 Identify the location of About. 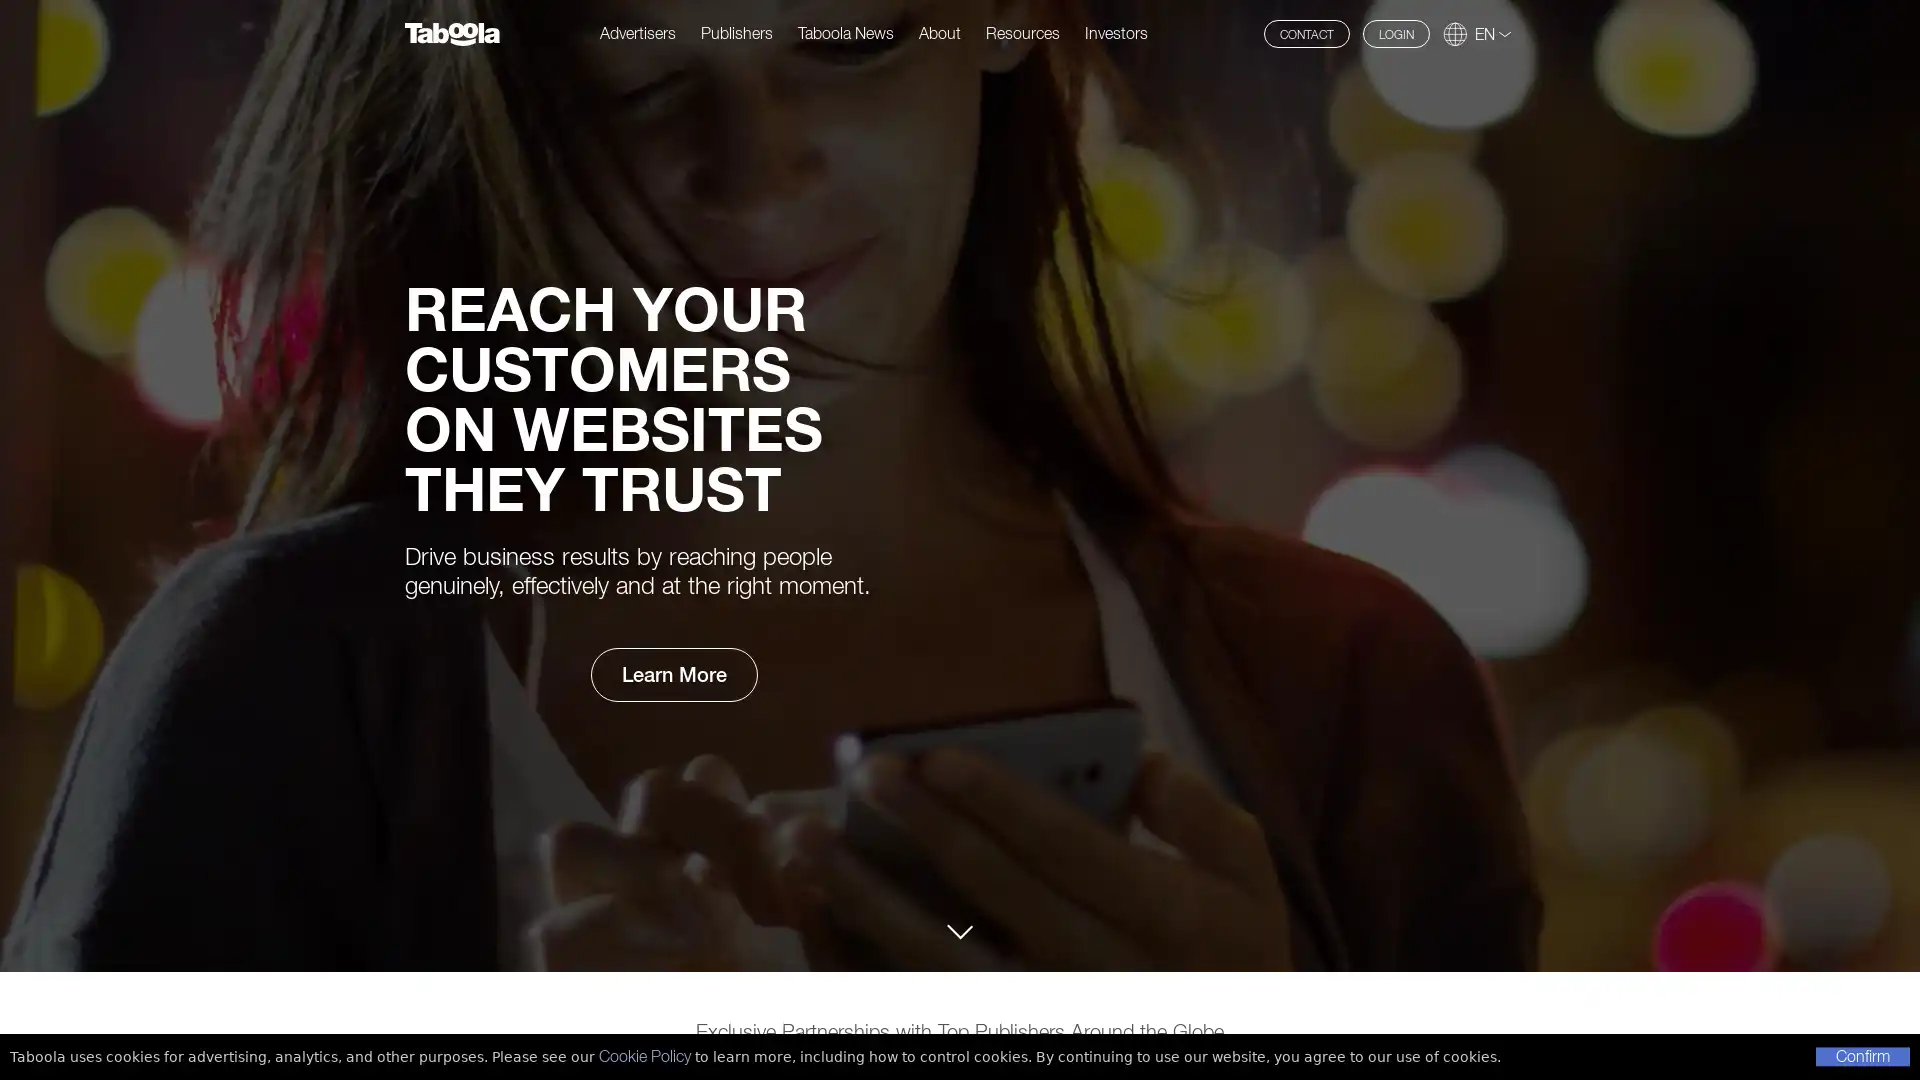
(938, 32).